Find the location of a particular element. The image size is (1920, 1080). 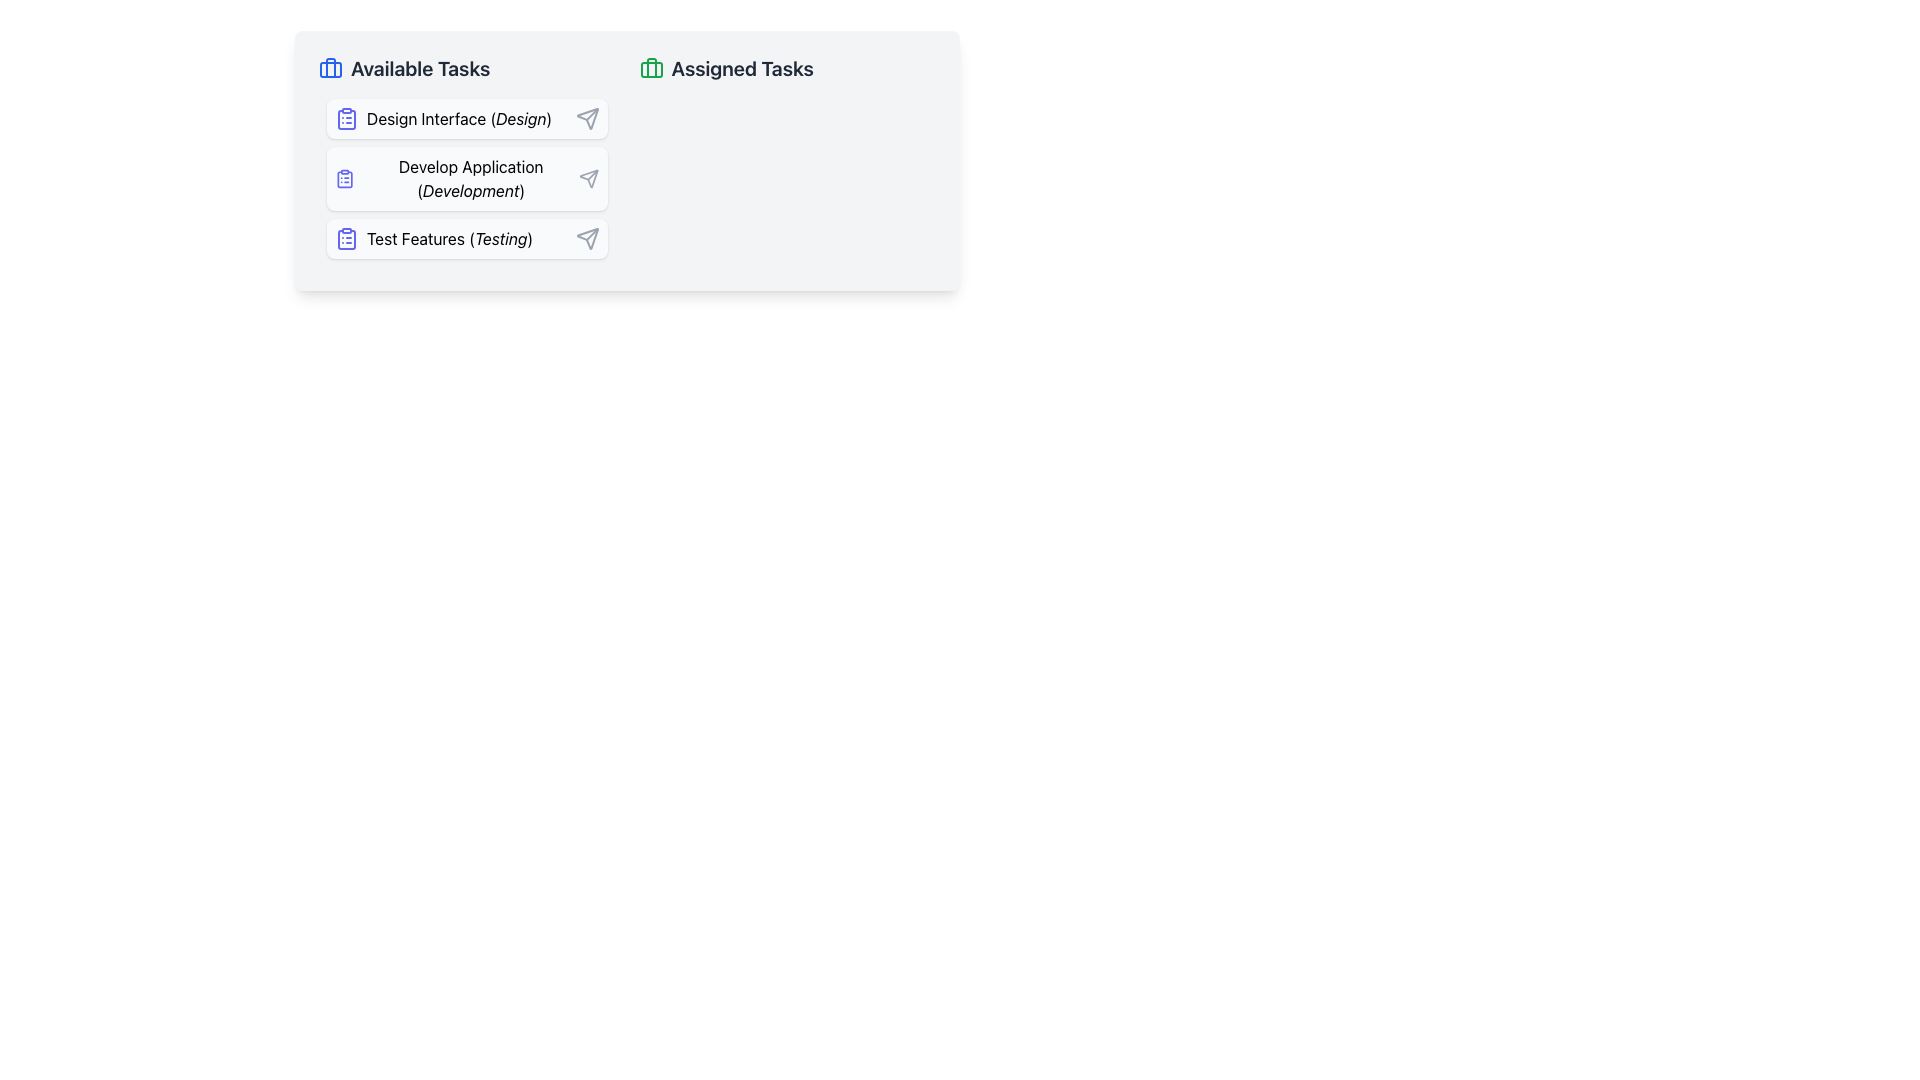

the intricate triangular-shaped icon associated with the 'Test Features (Testing)' task is located at coordinates (586, 238).